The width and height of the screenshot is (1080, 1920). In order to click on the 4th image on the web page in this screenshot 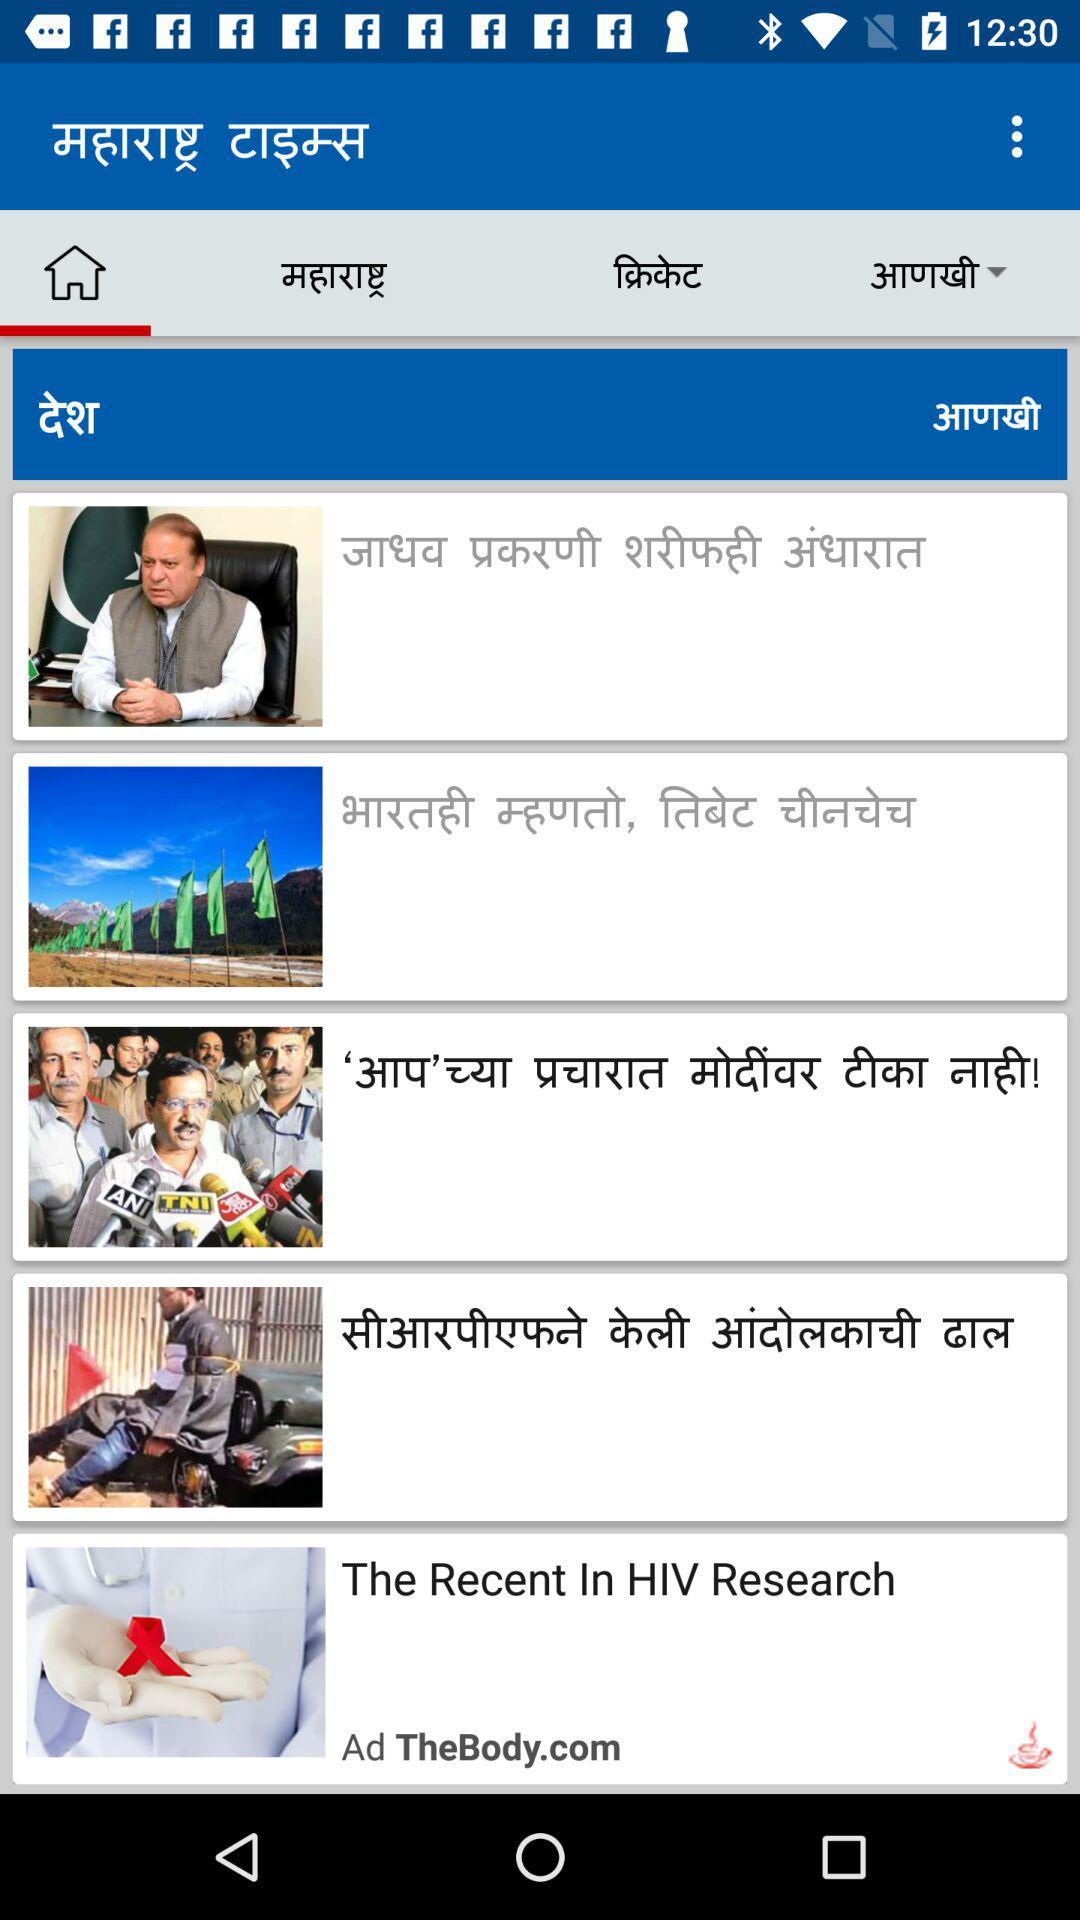, I will do `click(175, 1396)`.